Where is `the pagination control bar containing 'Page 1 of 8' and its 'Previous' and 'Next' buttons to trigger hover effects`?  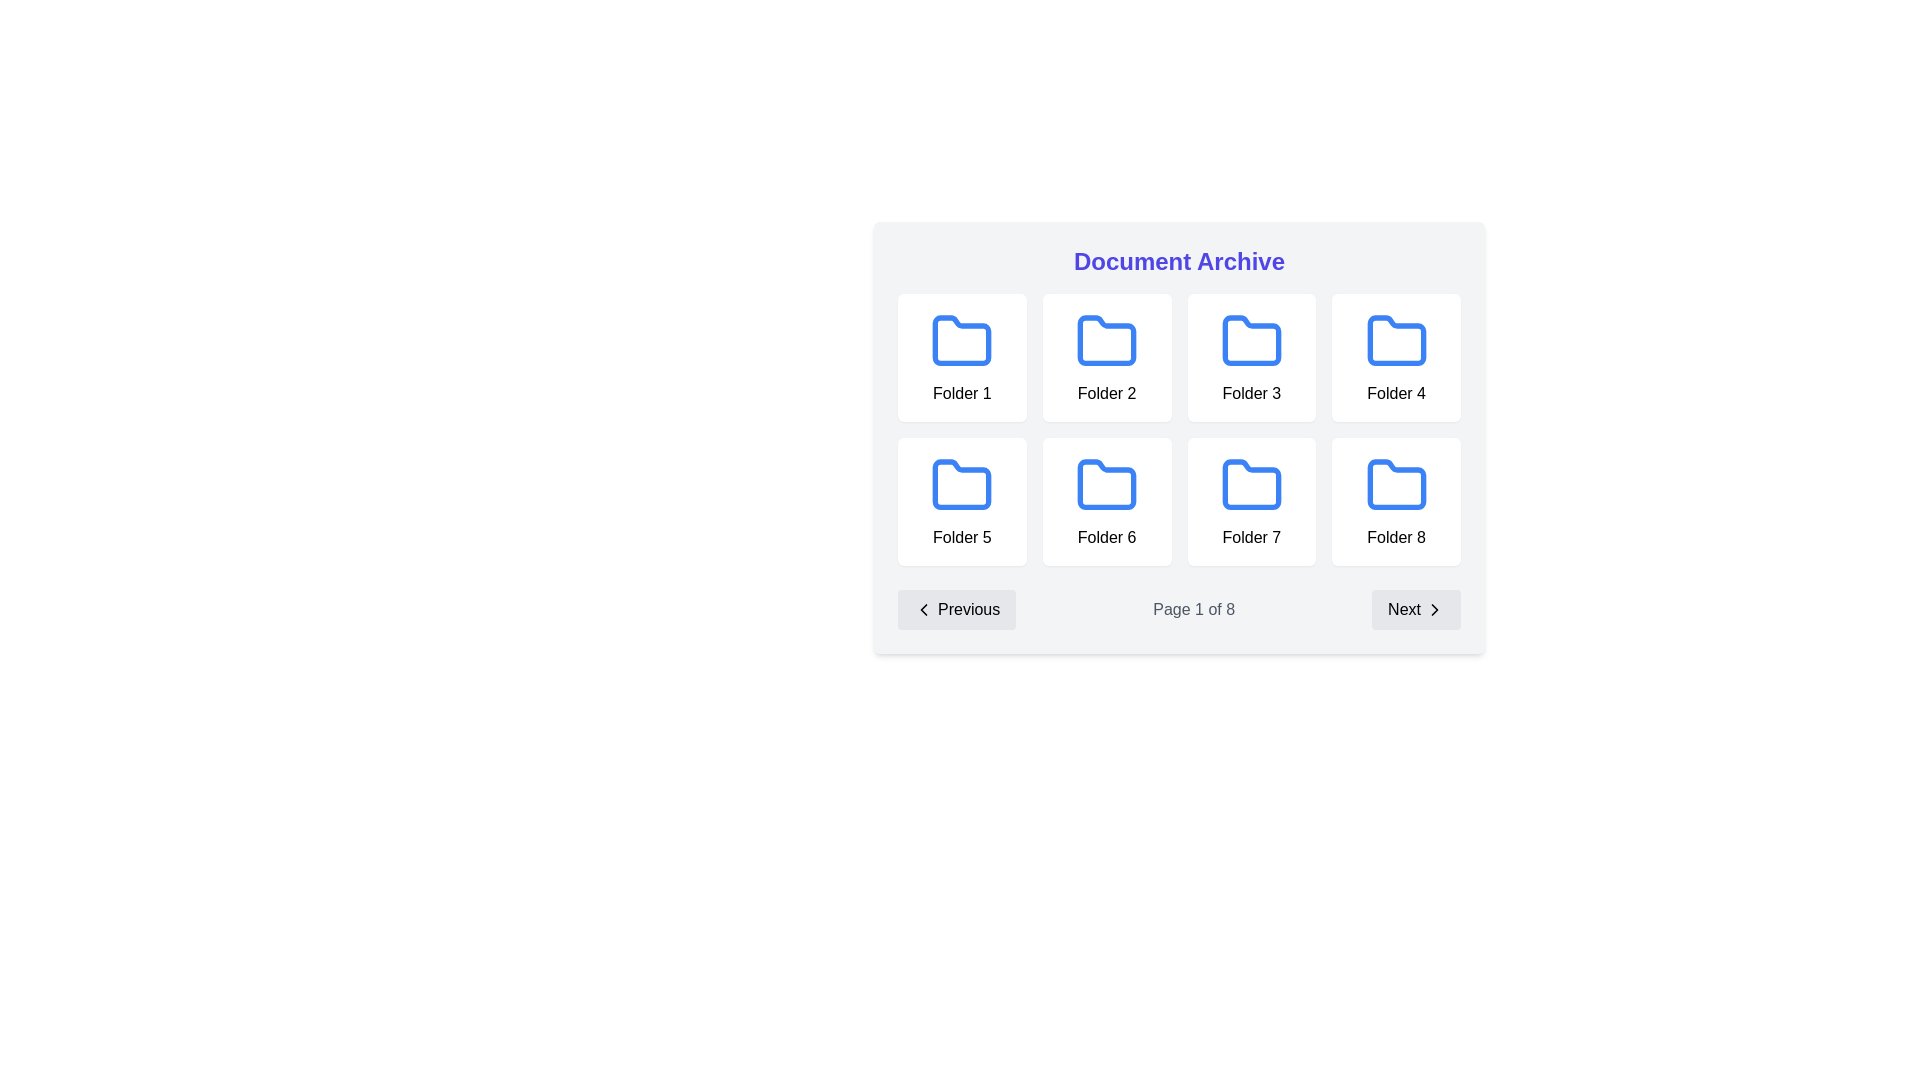 the pagination control bar containing 'Page 1 of 8' and its 'Previous' and 'Next' buttons to trigger hover effects is located at coordinates (1179, 608).